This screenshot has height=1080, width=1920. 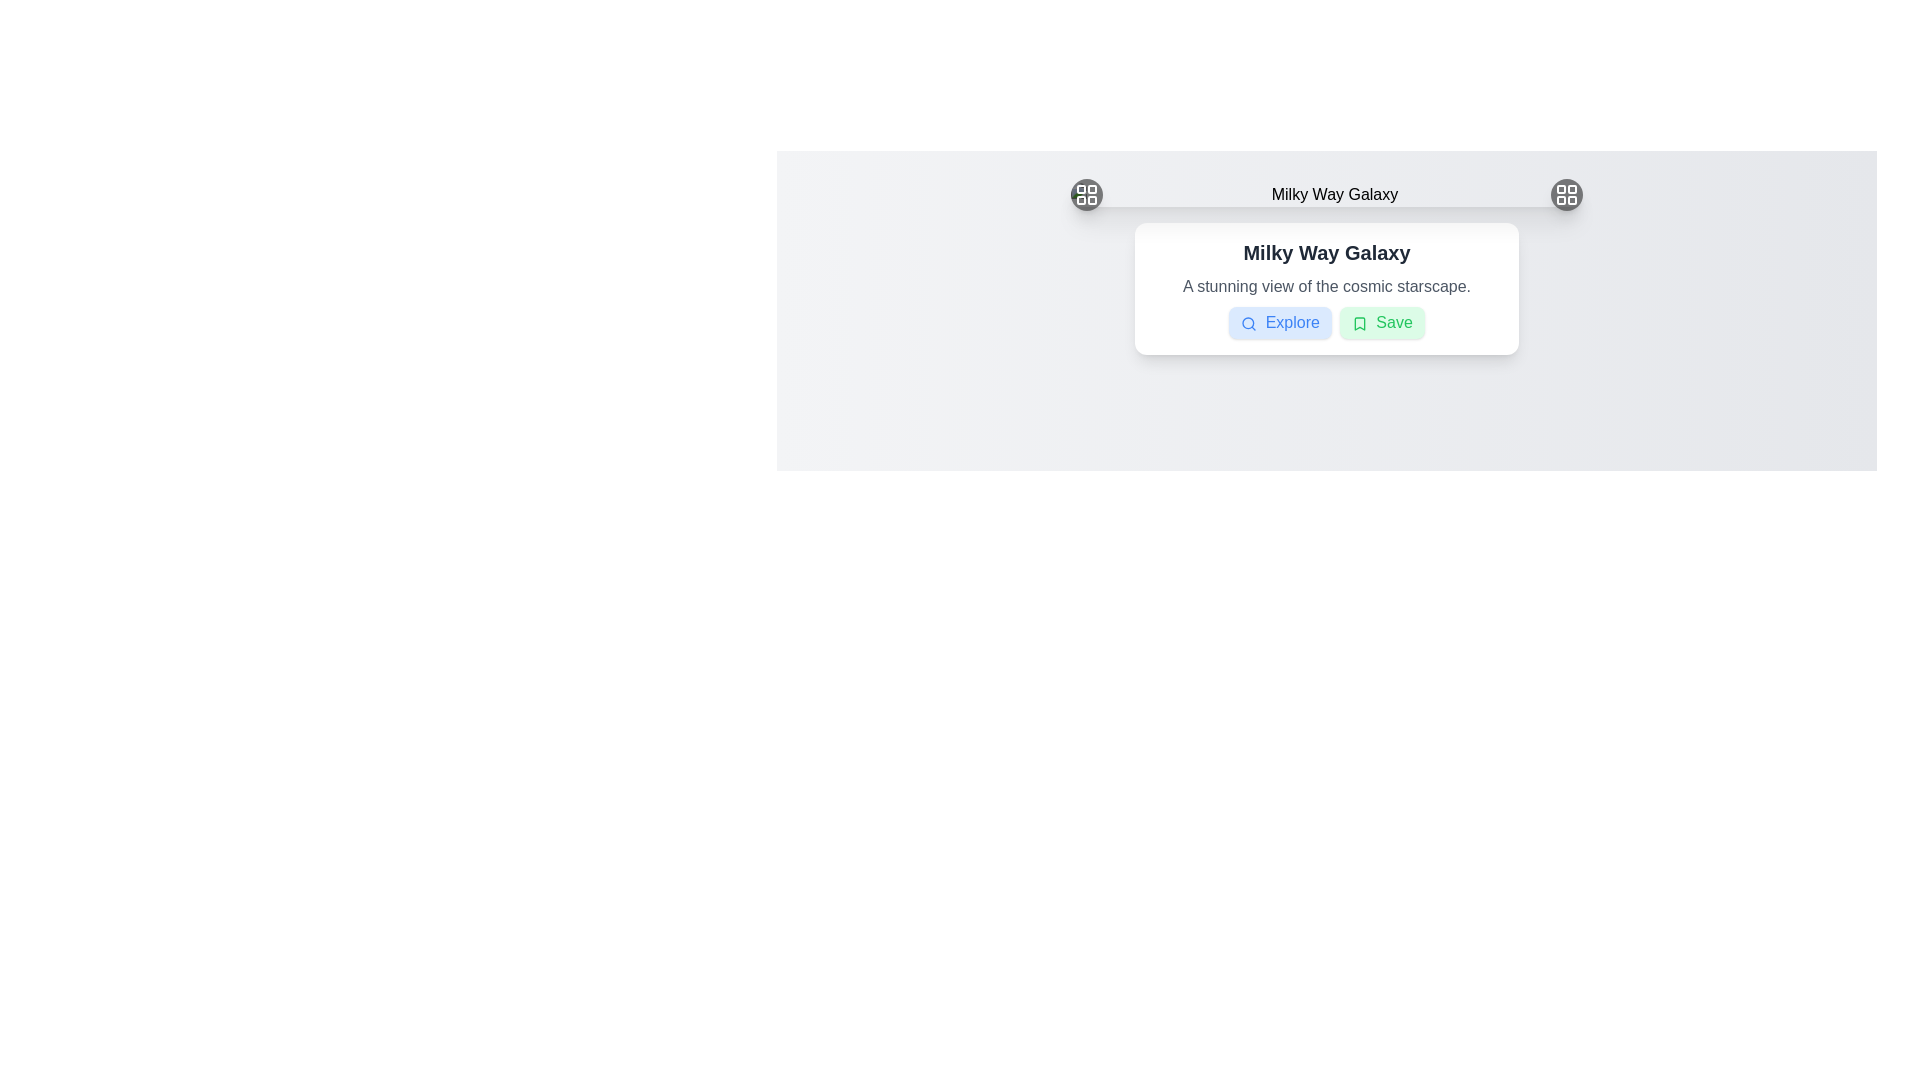 What do you see at coordinates (1247, 322) in the screenshot?
I see `the circular part of the magnifying glass icon located in the upper-right corner of the interface` at bounding box center [1247, 322].